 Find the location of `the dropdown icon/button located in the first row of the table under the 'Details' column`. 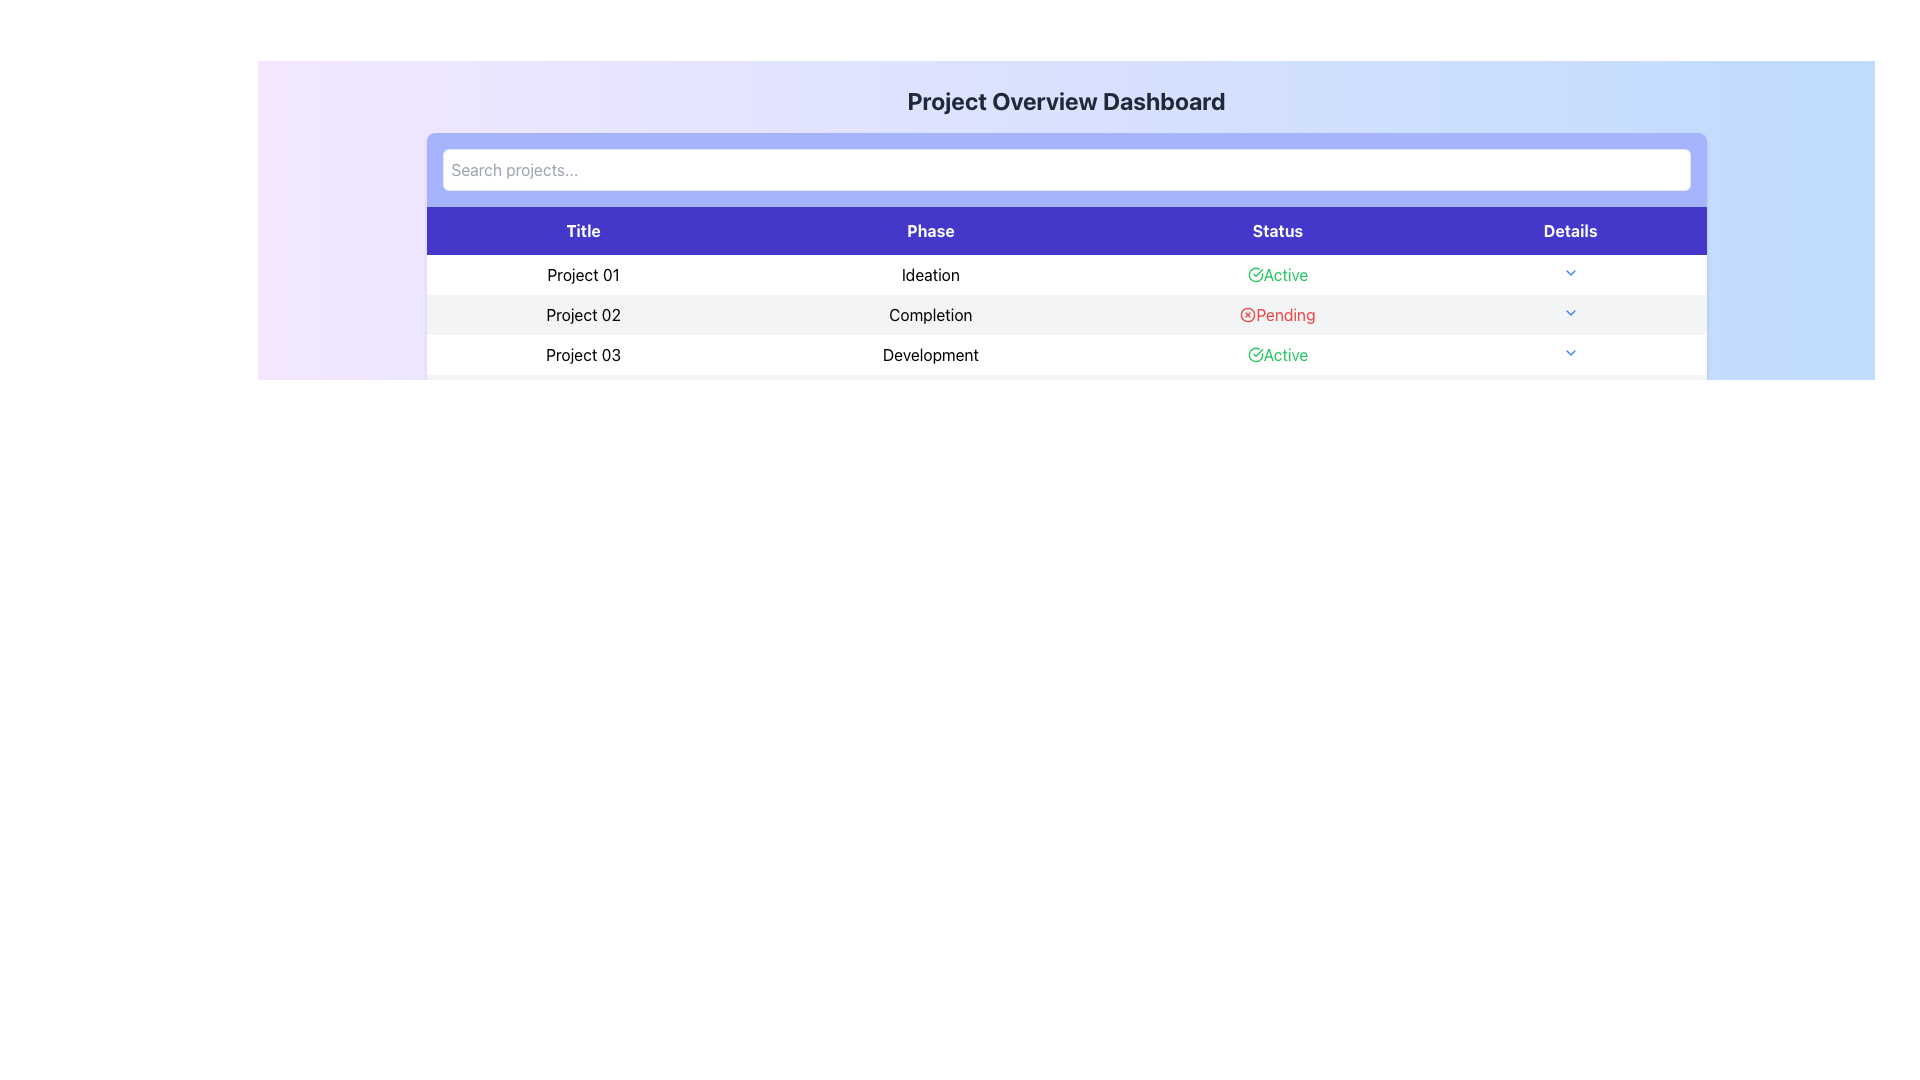

the dropdown icon/button located in the first row of the table under the 'Details' column is located at coordinates (1569, 273).